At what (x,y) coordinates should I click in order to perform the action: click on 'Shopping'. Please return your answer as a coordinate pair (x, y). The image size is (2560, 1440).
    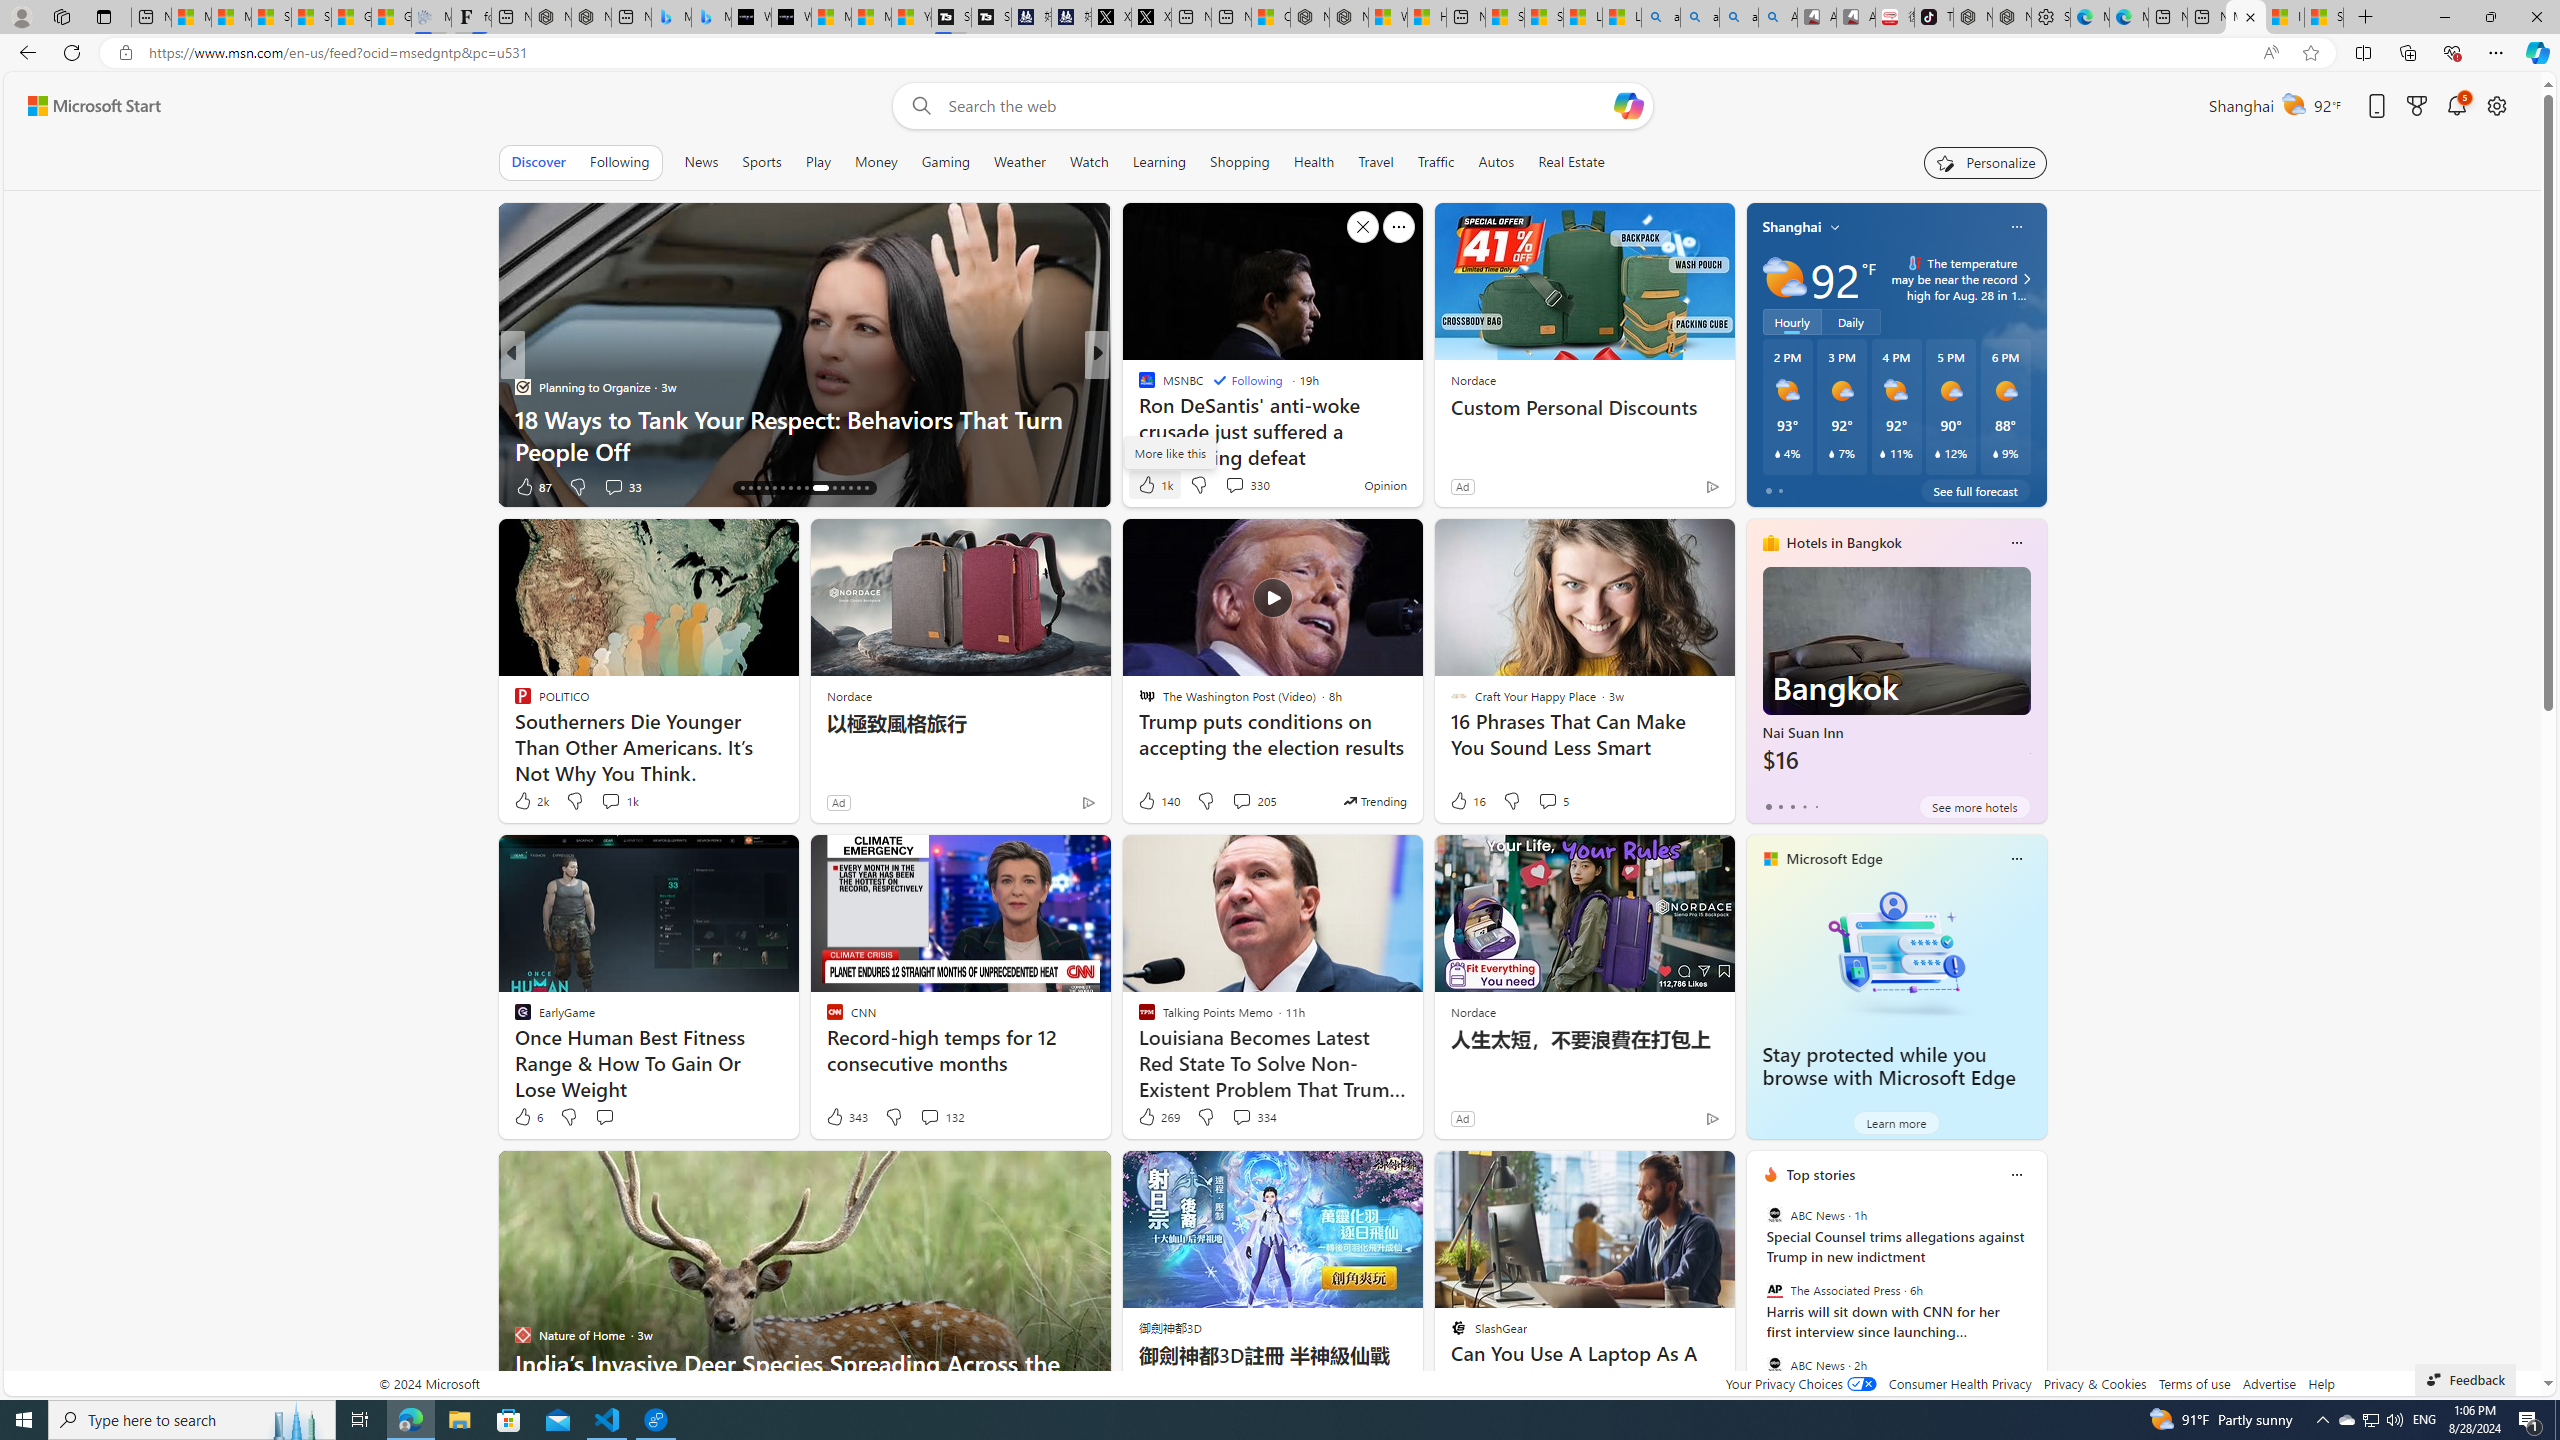
    Looking at the image, I should click on (1239, 161).